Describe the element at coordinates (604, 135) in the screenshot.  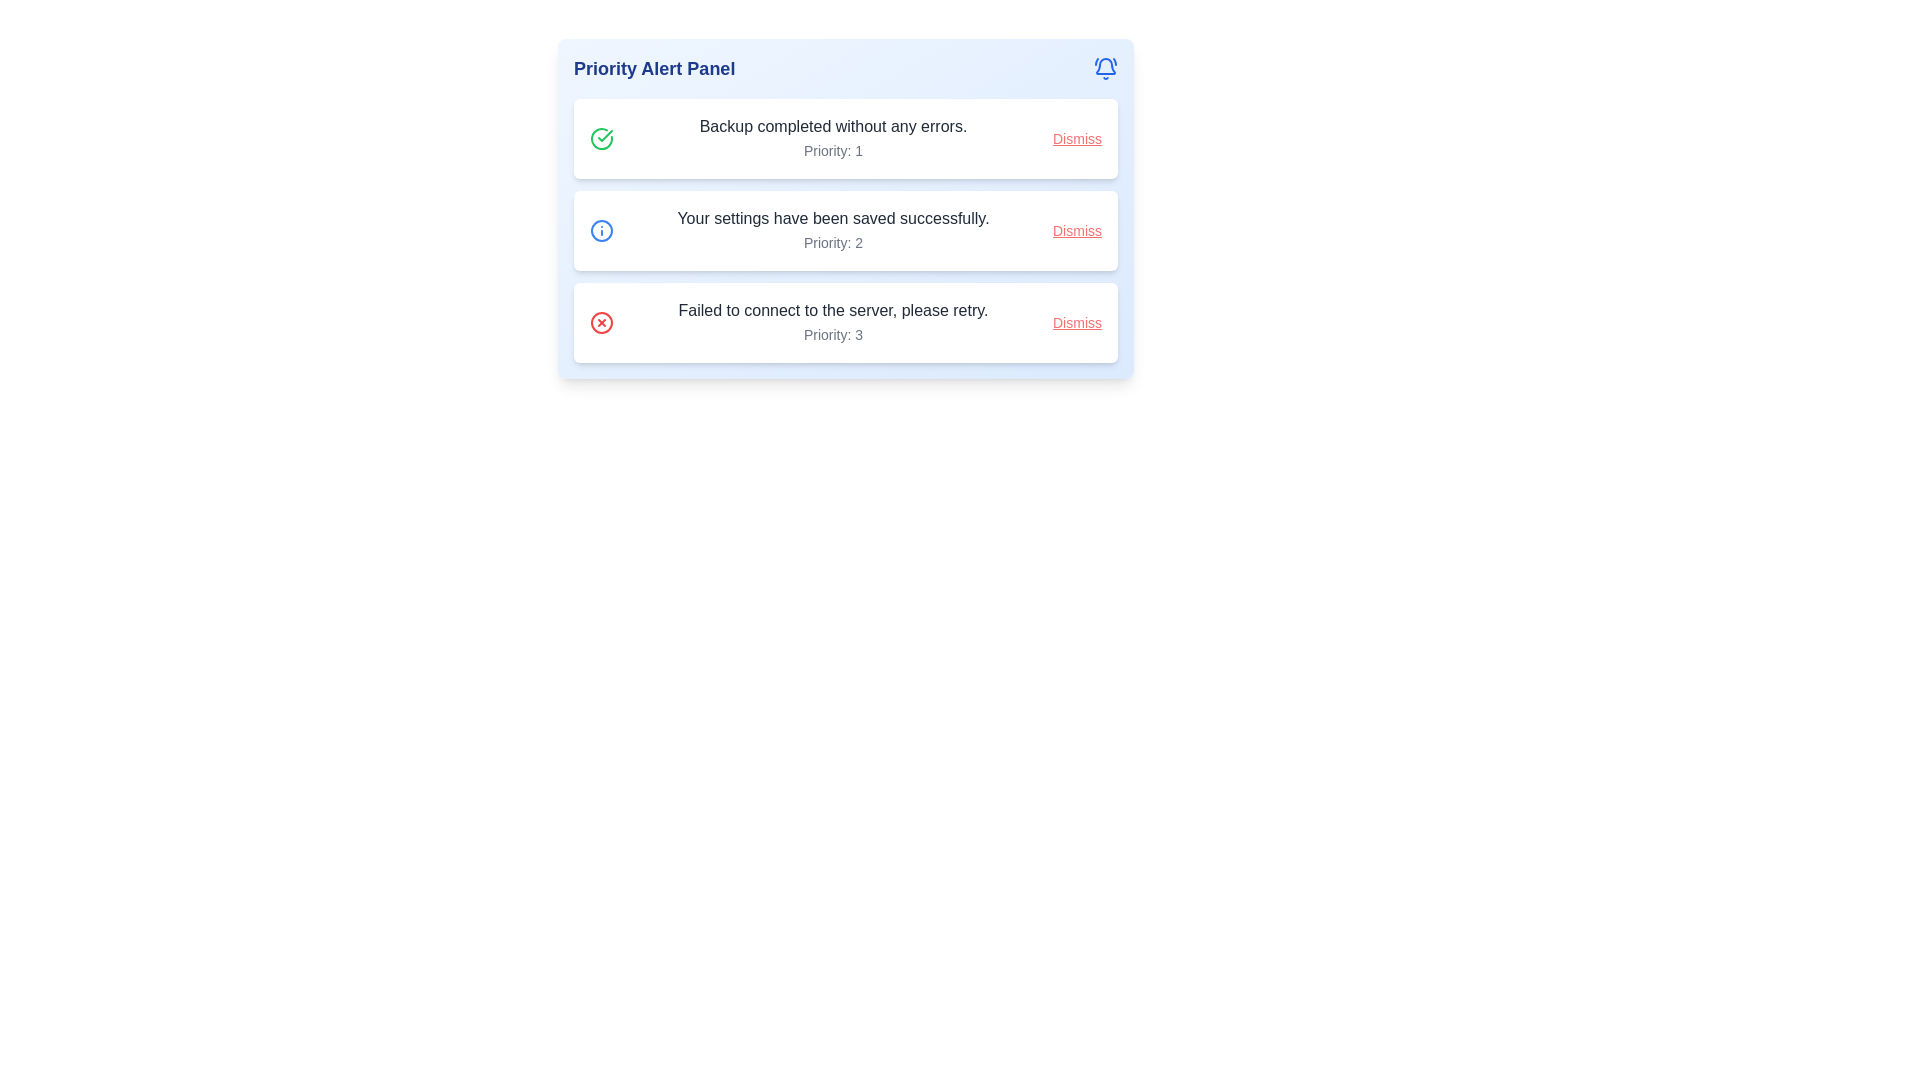
I see `the small green check symbol icon indicating successful completion in the 'Priority Alert Panel' aligned with the notification 'Backup completed without any errors.'` at that location.